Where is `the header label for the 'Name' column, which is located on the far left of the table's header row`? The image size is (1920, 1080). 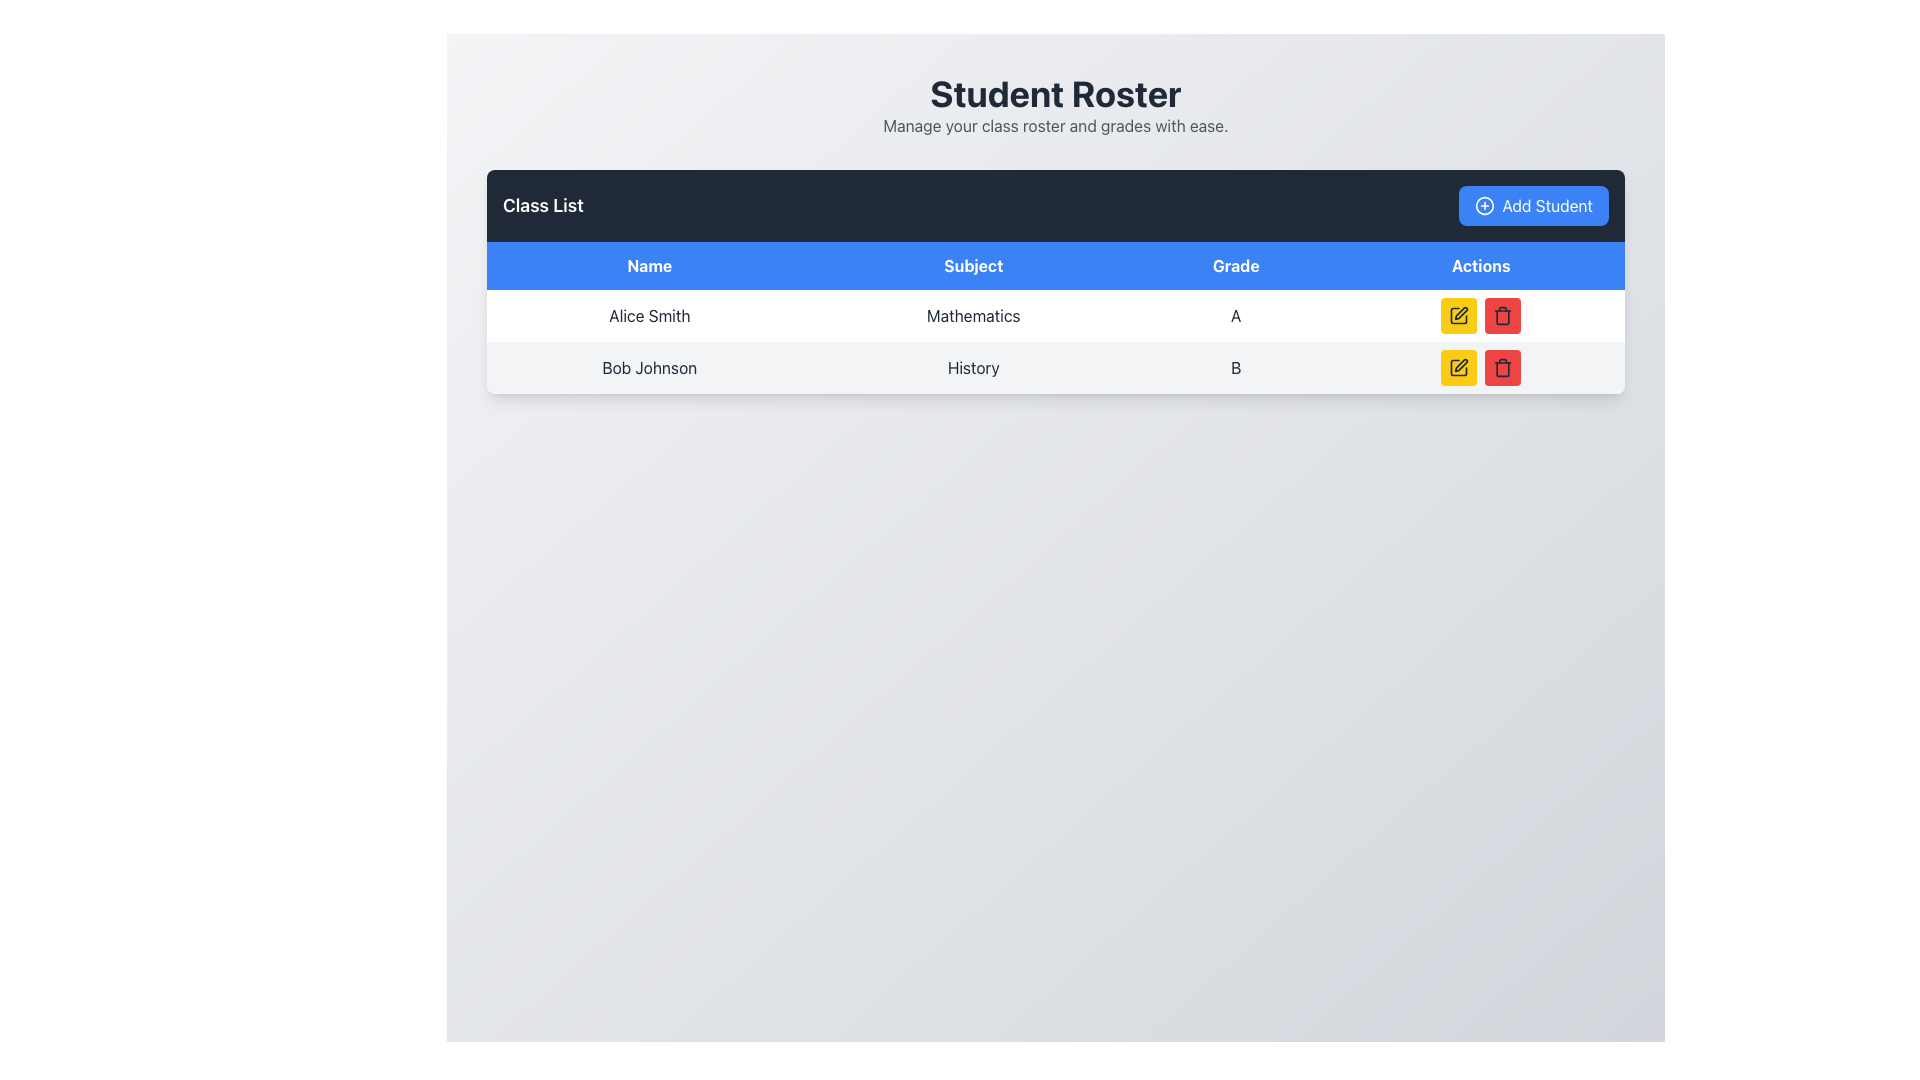
the header label for the 'Name' column, which is located on the far left of the table's header row is located at coordinates (649, 265).